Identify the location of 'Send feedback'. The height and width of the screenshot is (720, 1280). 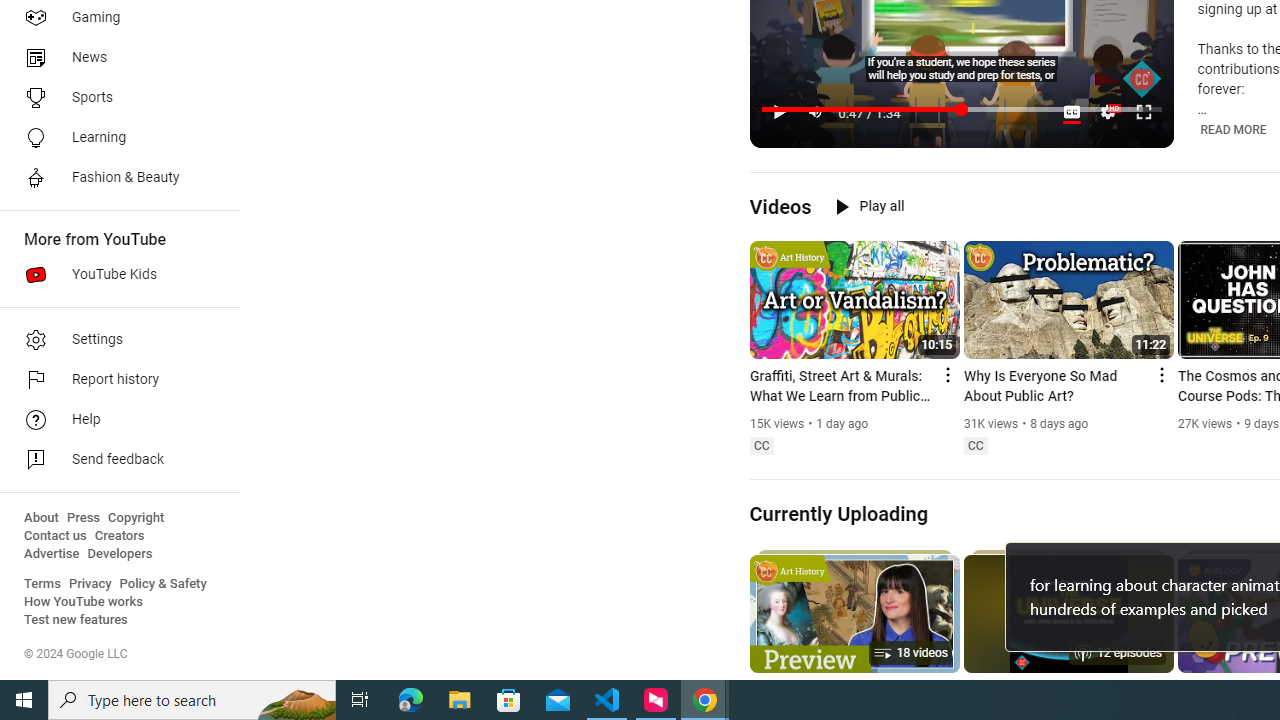
(112, 460).